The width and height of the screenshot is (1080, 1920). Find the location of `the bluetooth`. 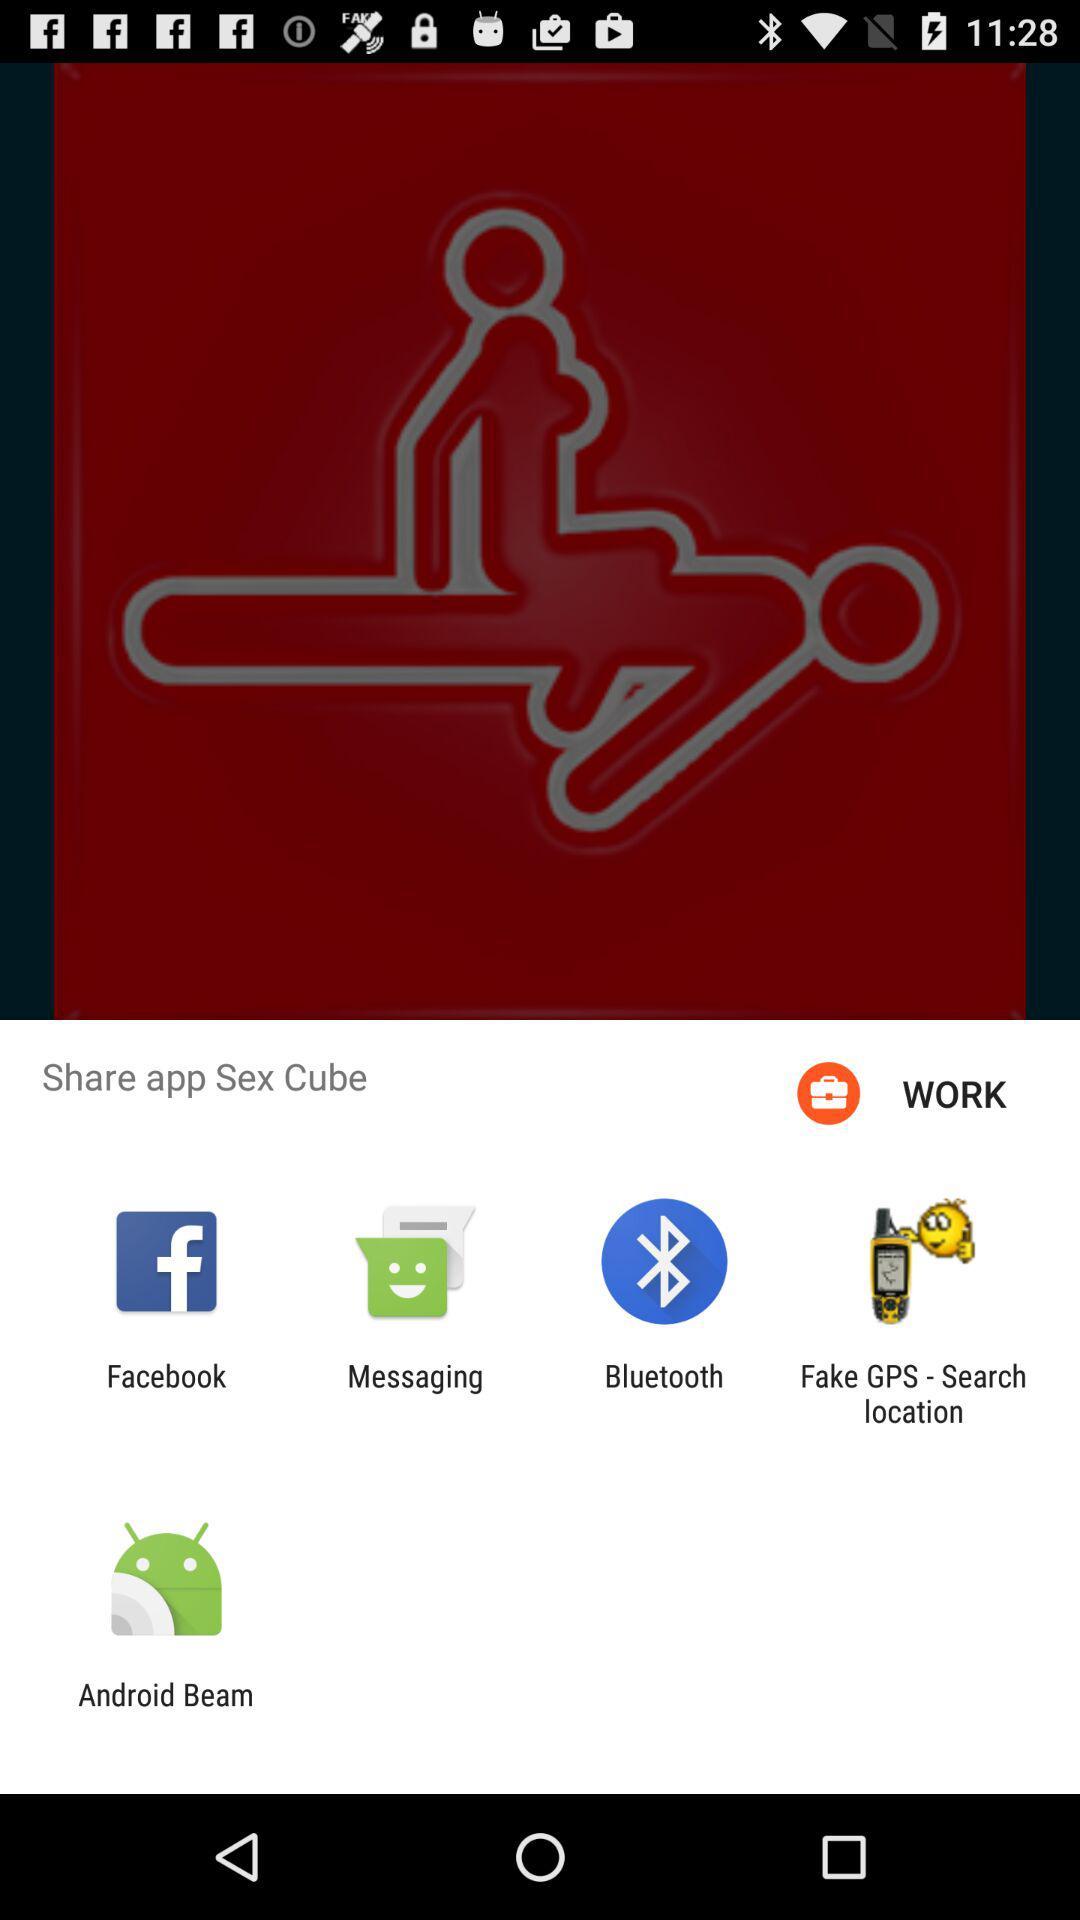

the bluetooth is located at coordinates (664, 1392).